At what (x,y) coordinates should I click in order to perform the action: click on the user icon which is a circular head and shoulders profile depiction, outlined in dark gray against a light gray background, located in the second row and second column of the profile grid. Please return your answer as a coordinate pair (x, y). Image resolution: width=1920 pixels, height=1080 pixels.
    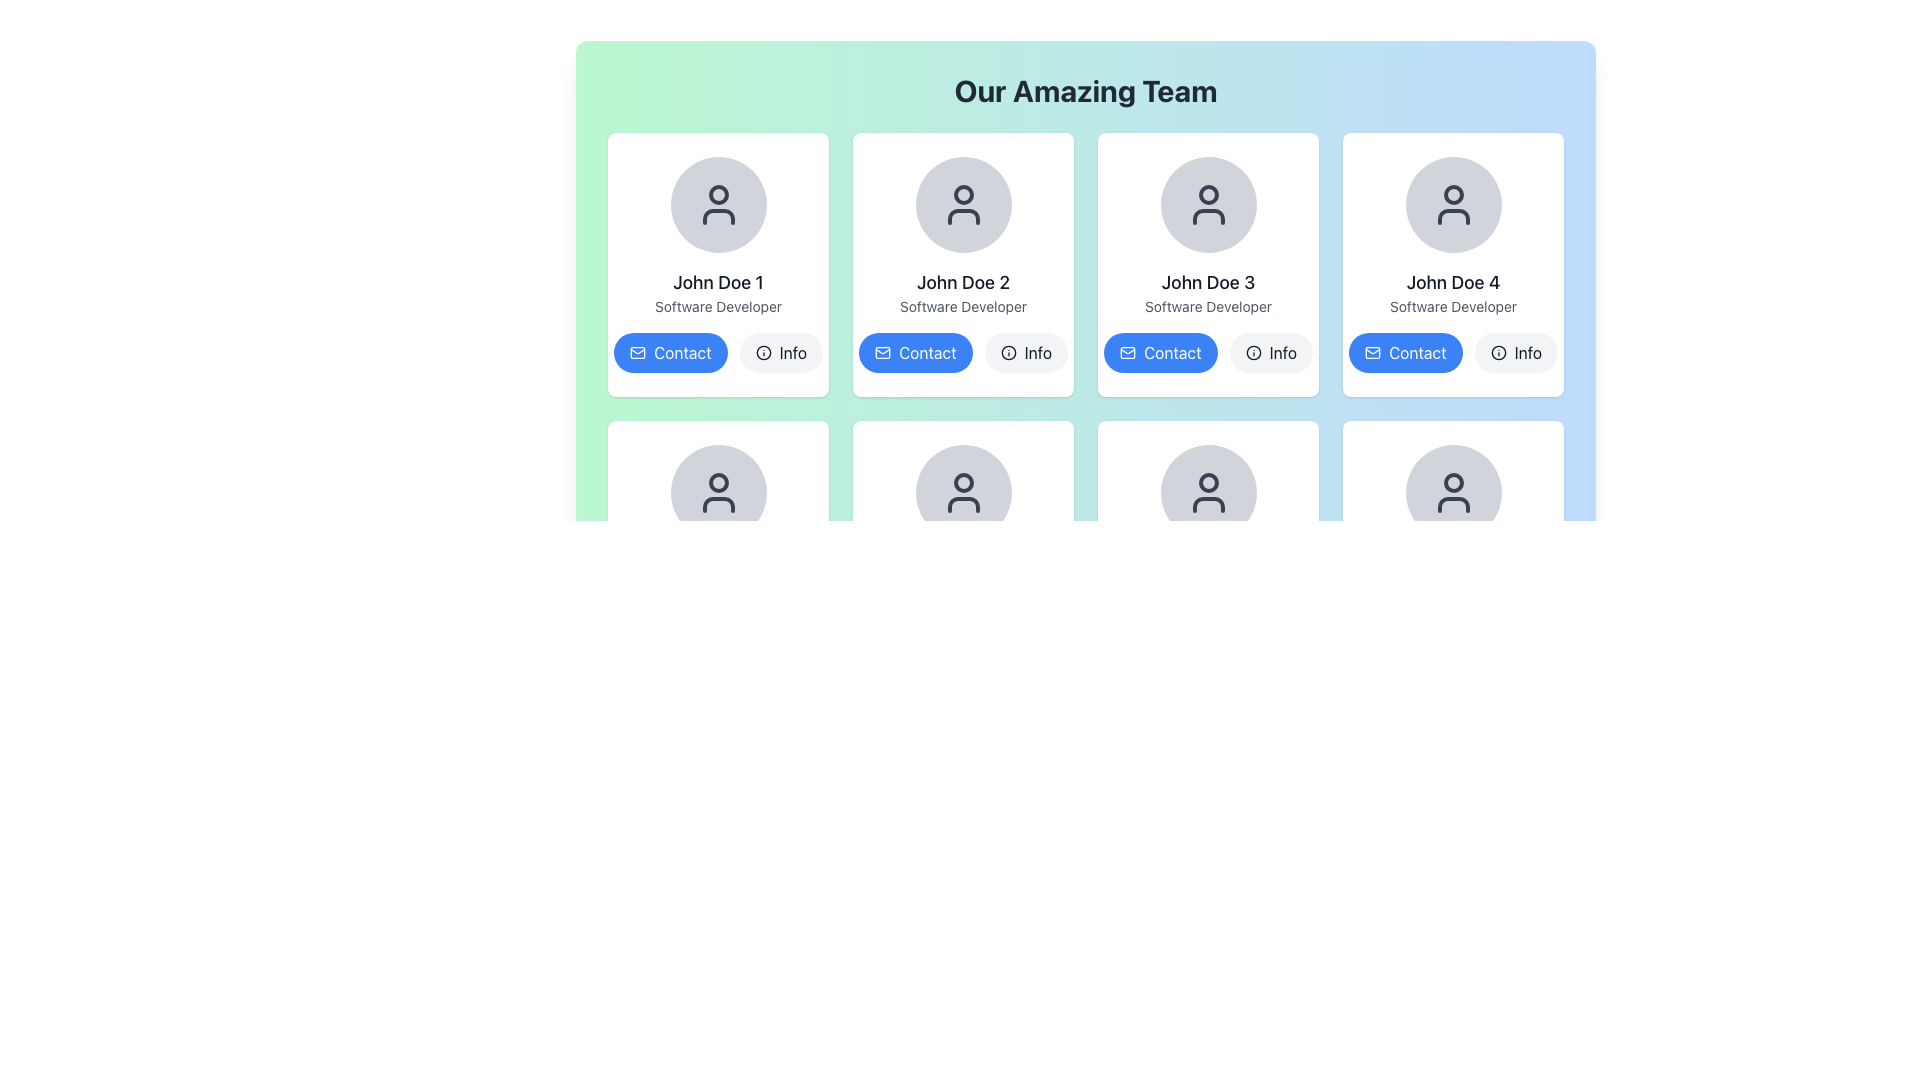
    Looking at the image, I should click on (963, 493).